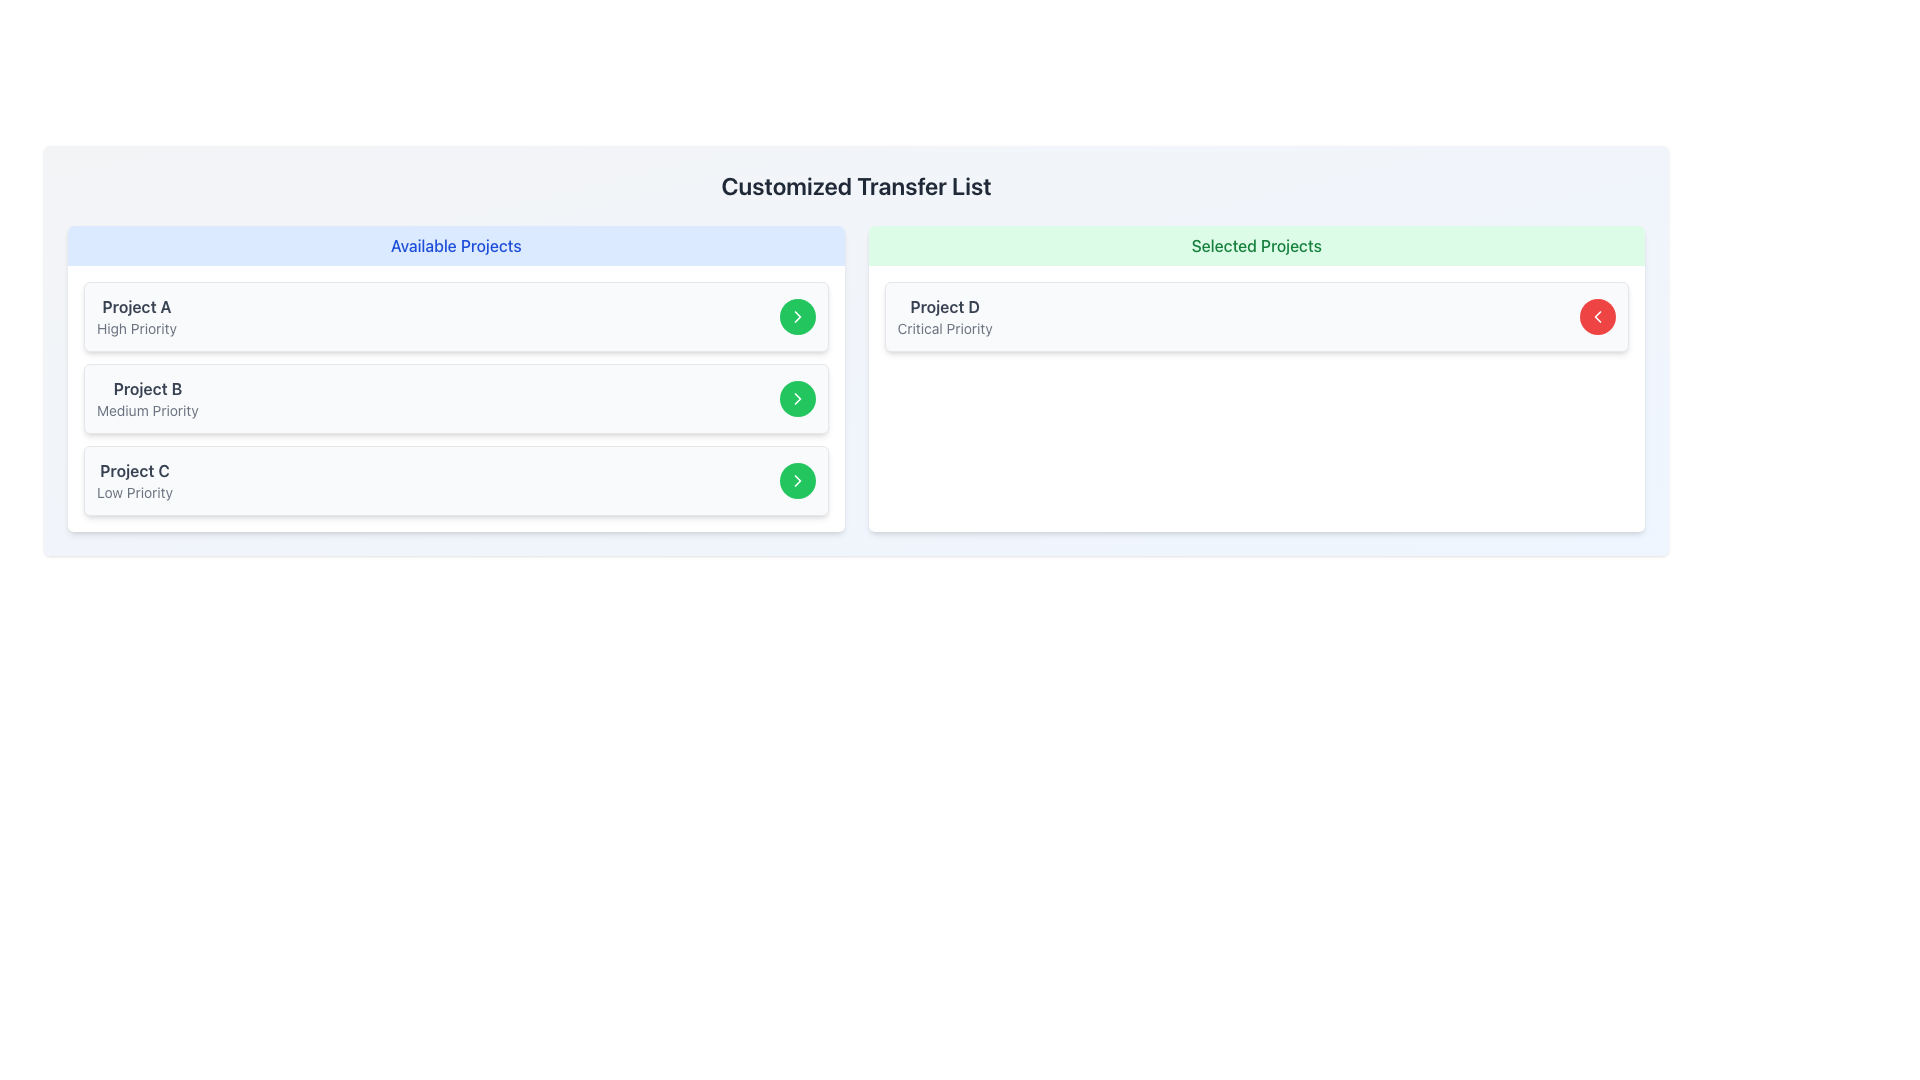 The image size is (1920, 1080). Describe the element at coordinates (796, 315) in the screenshot. I see `the right-facing chevron icon embedded in the green circular button for 'Project B' in the 'Available Projects' column` at that location.